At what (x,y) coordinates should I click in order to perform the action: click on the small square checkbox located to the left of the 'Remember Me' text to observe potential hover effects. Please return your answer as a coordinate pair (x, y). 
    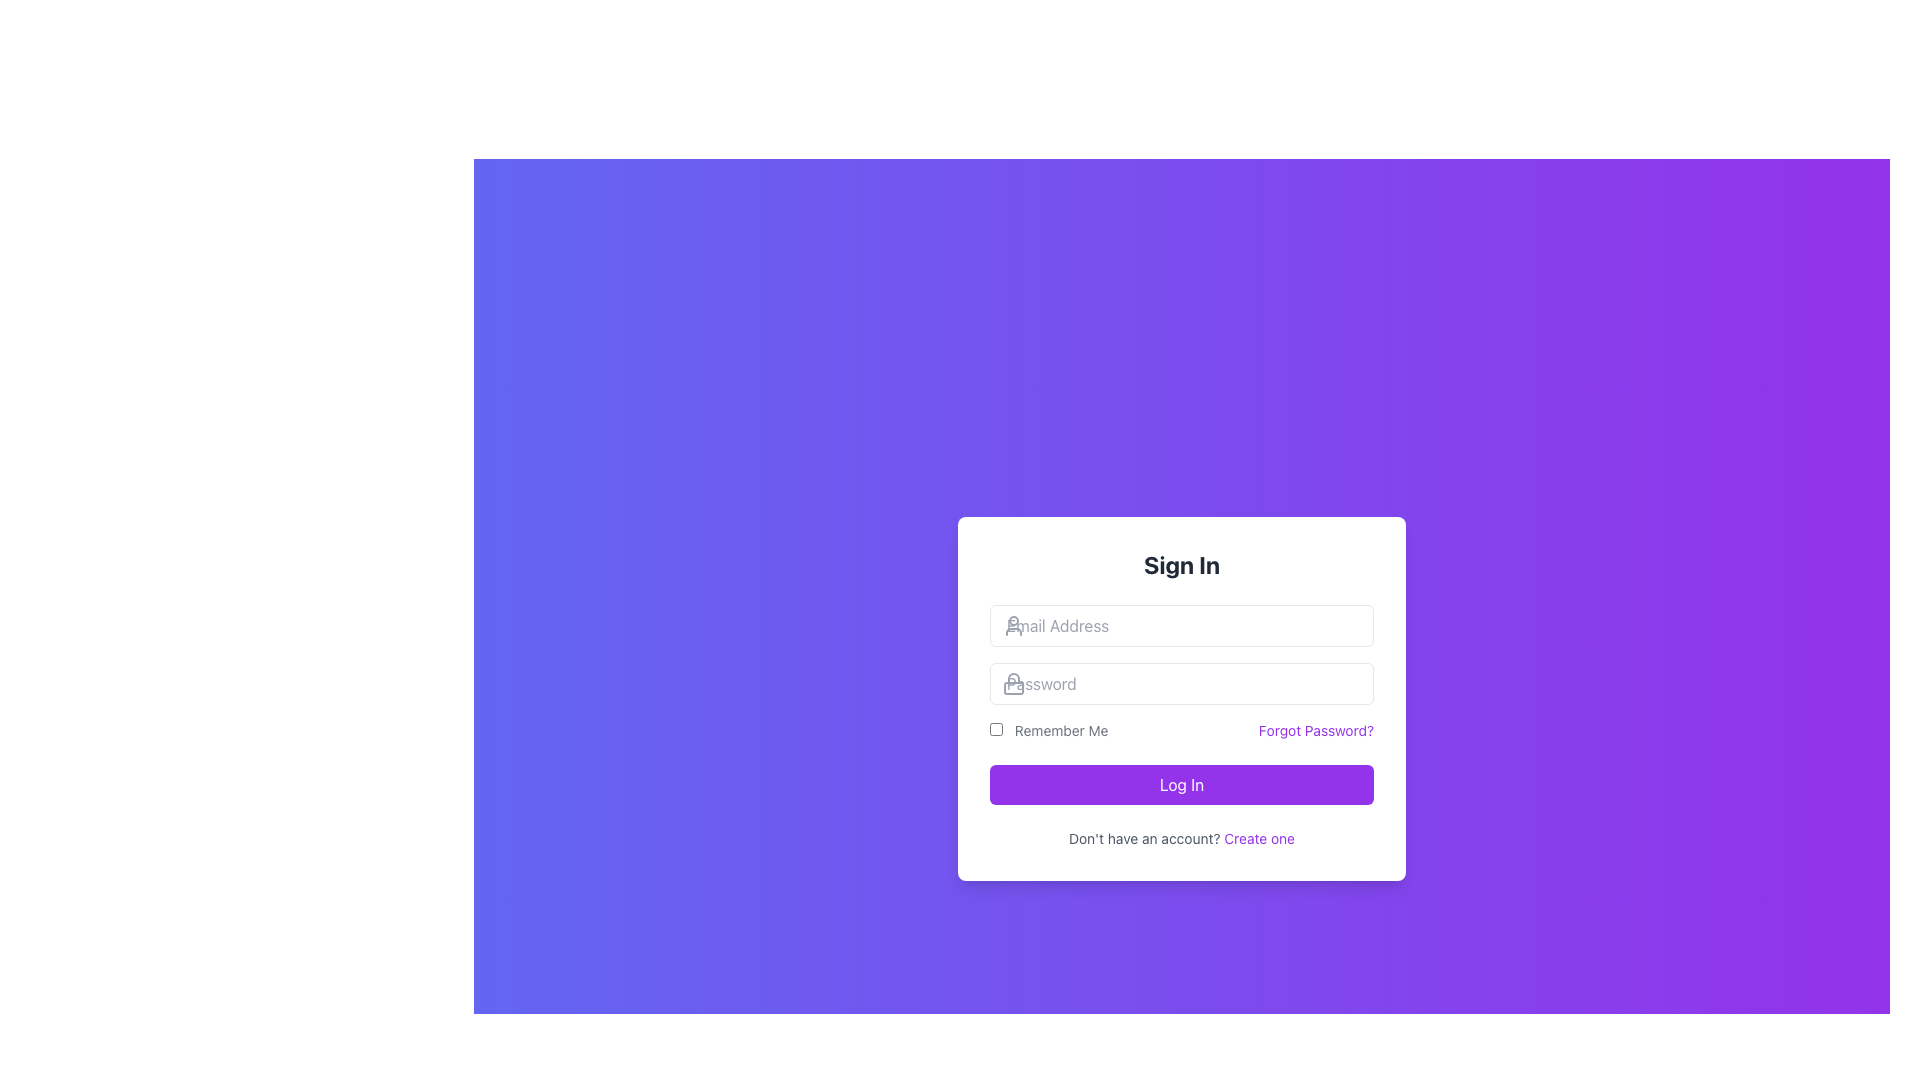
    Looking at the image, I should click on (996, 729).